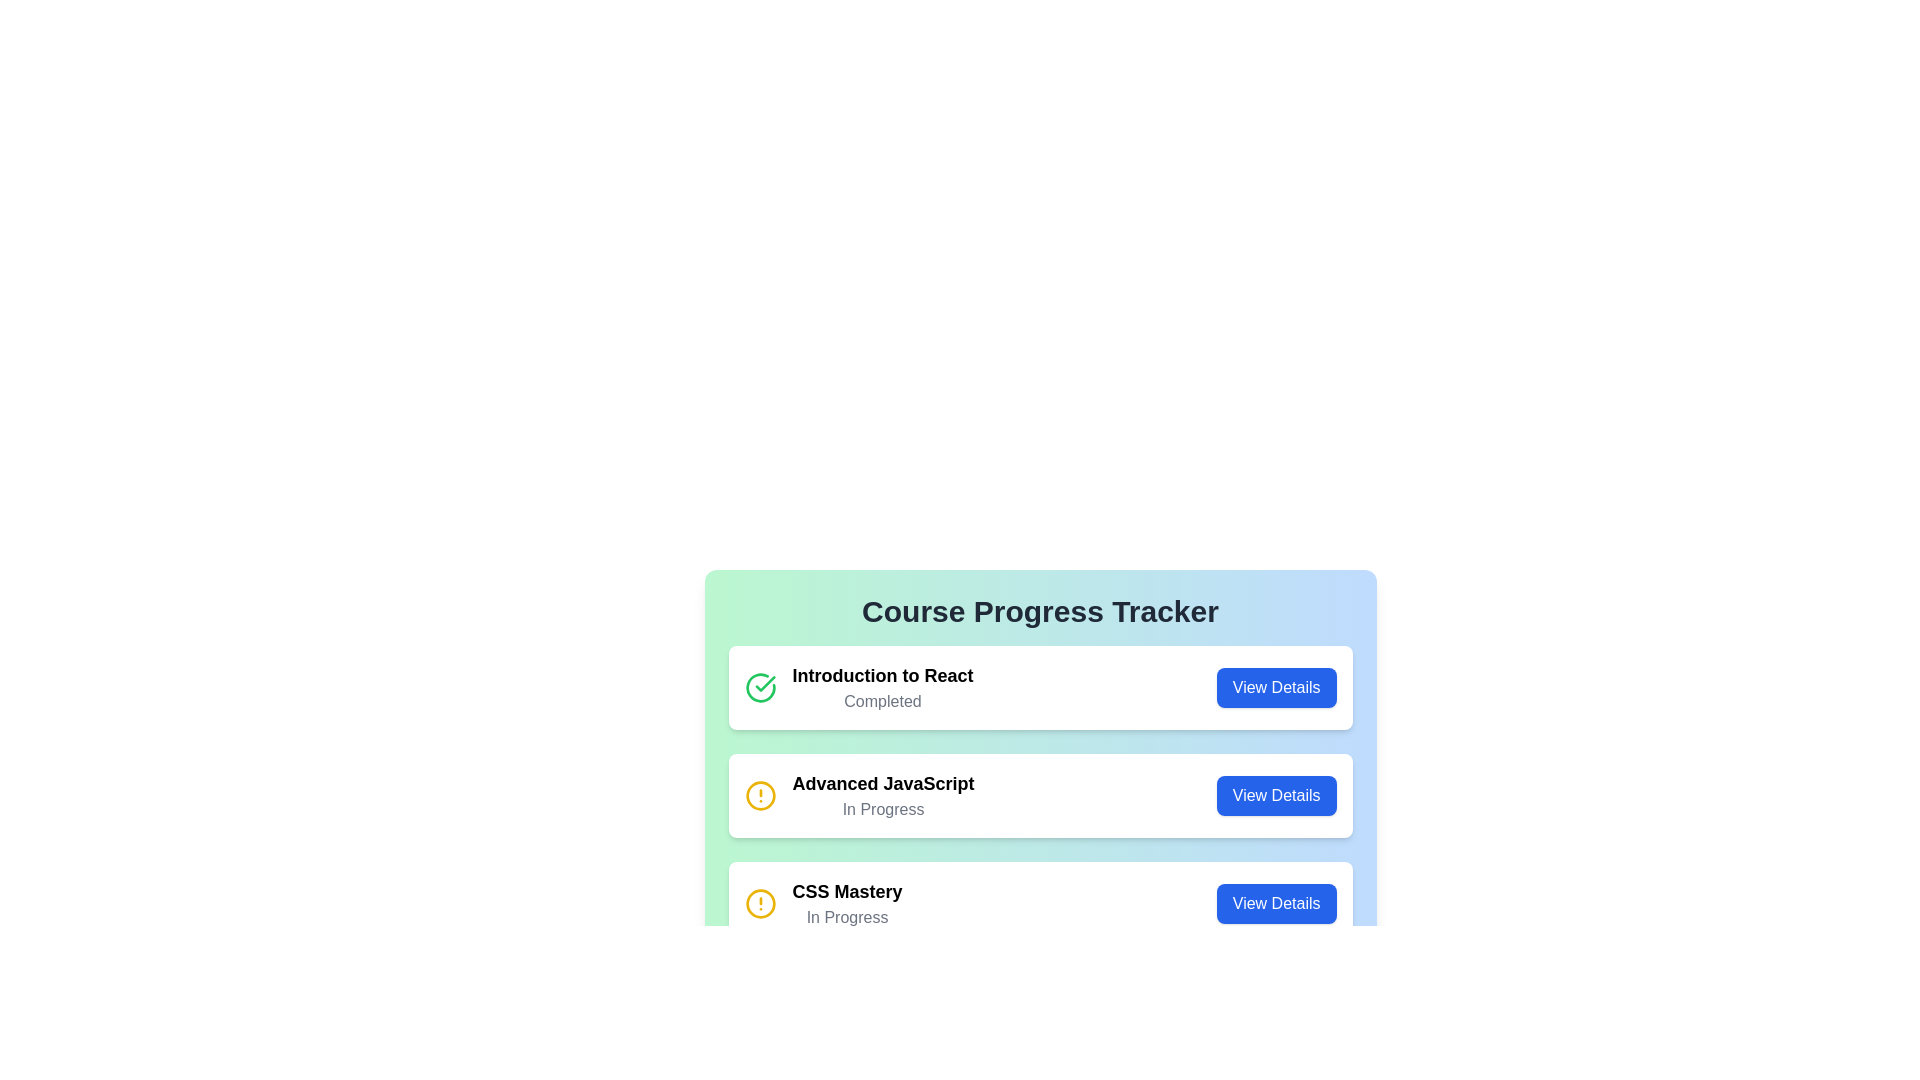 The width and height of the screenshot is (1920, 1080). I want to click on text label displaying 'Introduction to React', which is prominently styled in bold sans-serif font and located at the top-left section of the card component in the course tracker interface, so click(882, 675).